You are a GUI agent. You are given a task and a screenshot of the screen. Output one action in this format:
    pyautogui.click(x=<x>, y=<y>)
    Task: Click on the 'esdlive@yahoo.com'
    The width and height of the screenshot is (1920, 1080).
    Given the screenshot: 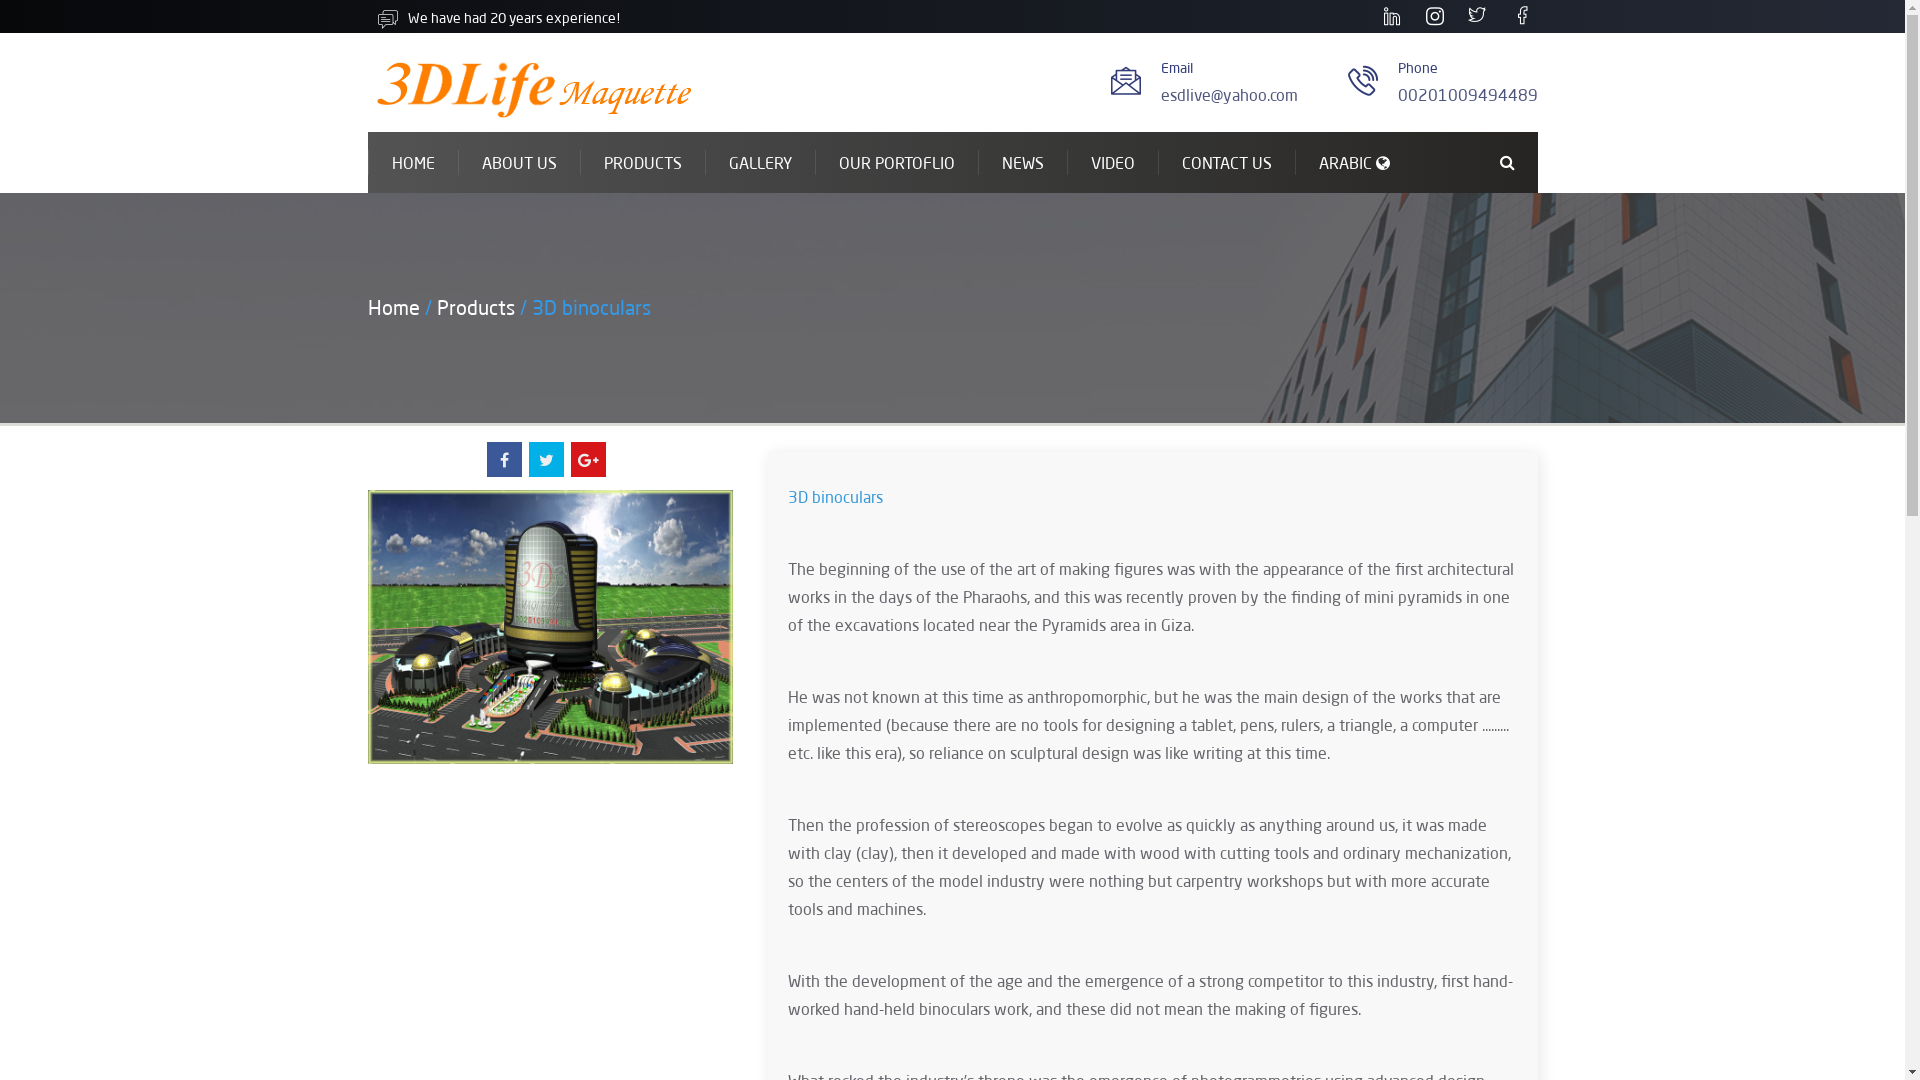 What is the action you would take?
    pyautogui.click(x=1160, y=94)
    